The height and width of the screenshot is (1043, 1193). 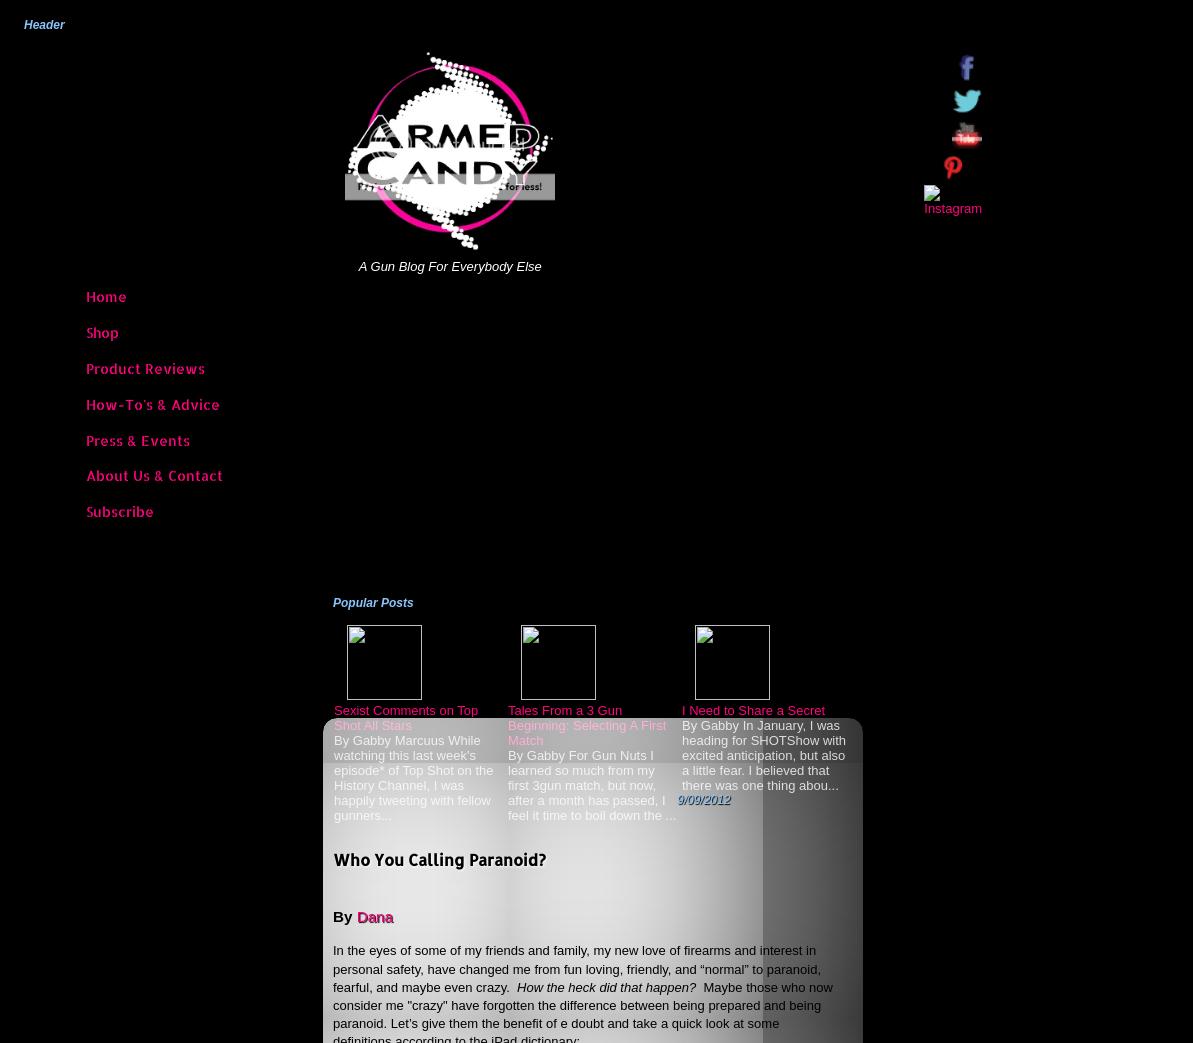 I want to click on 'By', so click(x=332, y=914).